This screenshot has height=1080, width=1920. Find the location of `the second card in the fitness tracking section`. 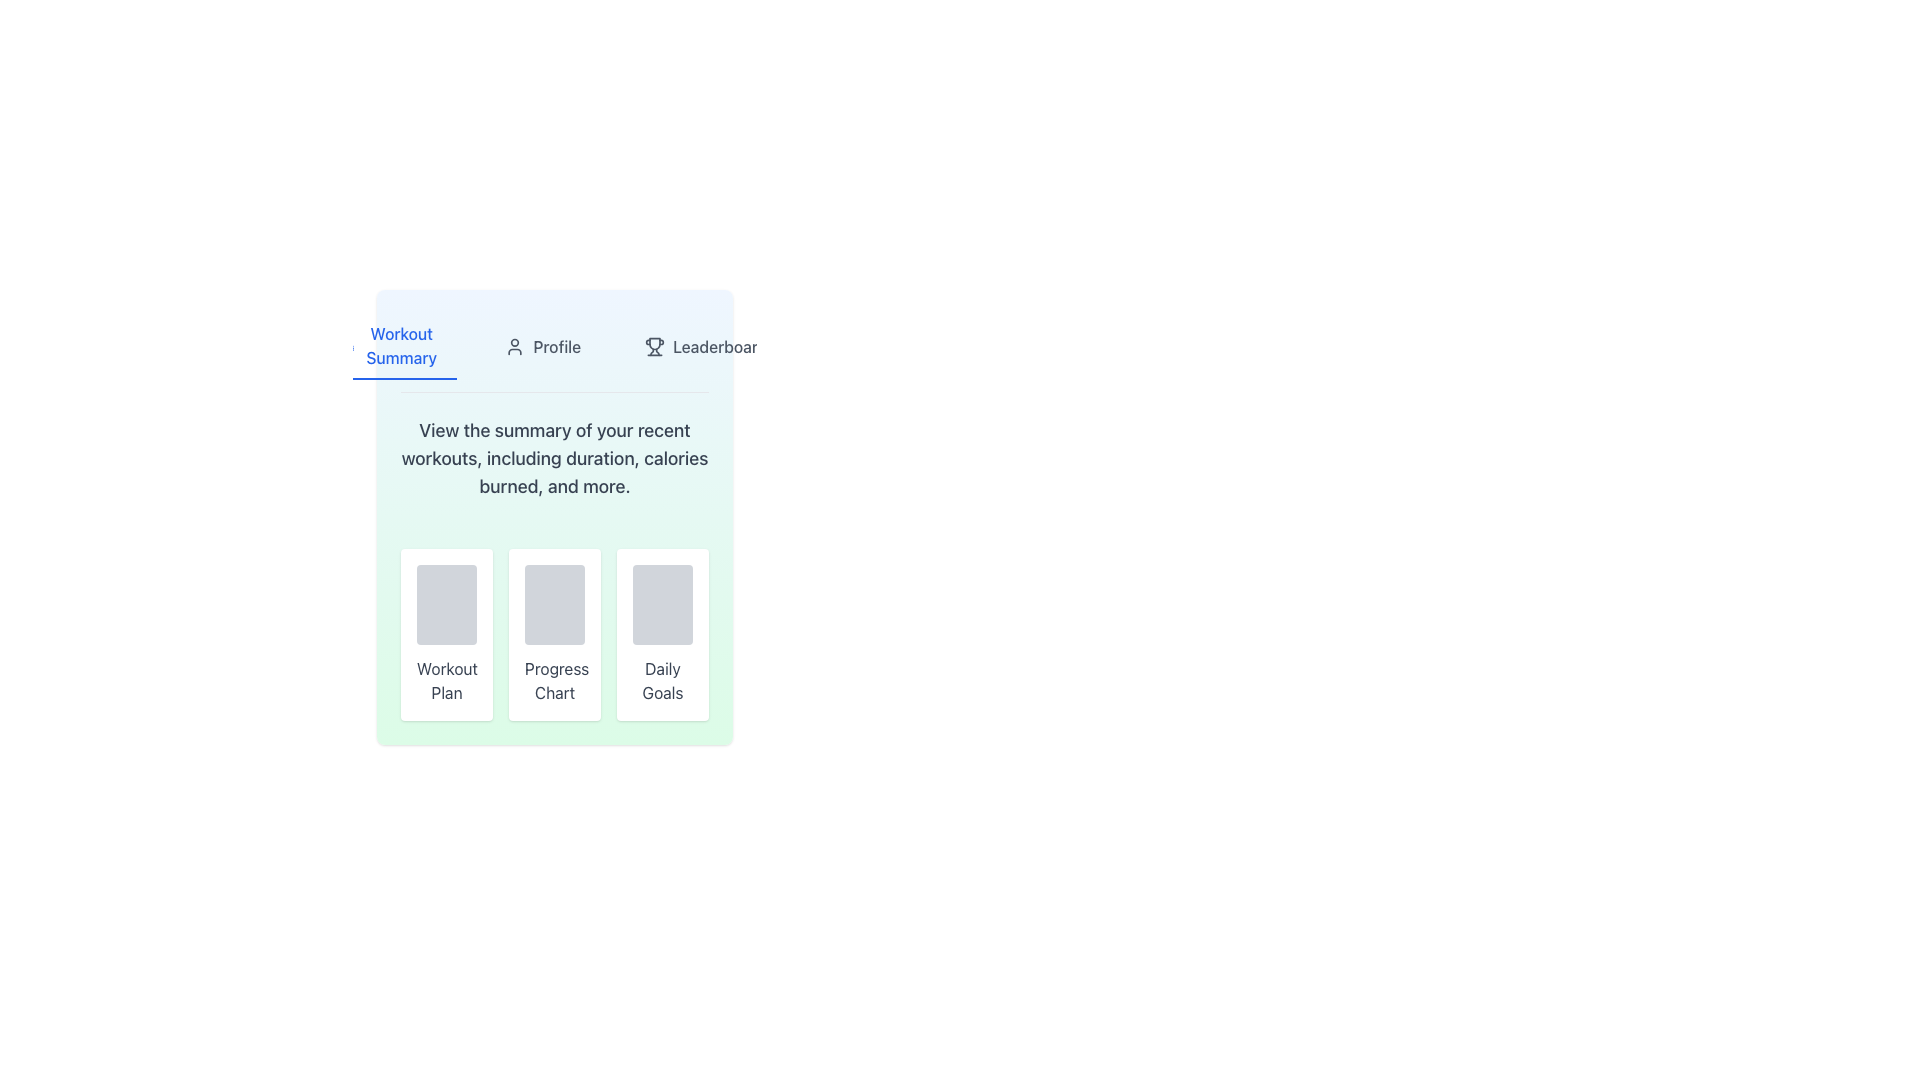

the second card in the fitness tracking section is located at coordinates (555, 635).